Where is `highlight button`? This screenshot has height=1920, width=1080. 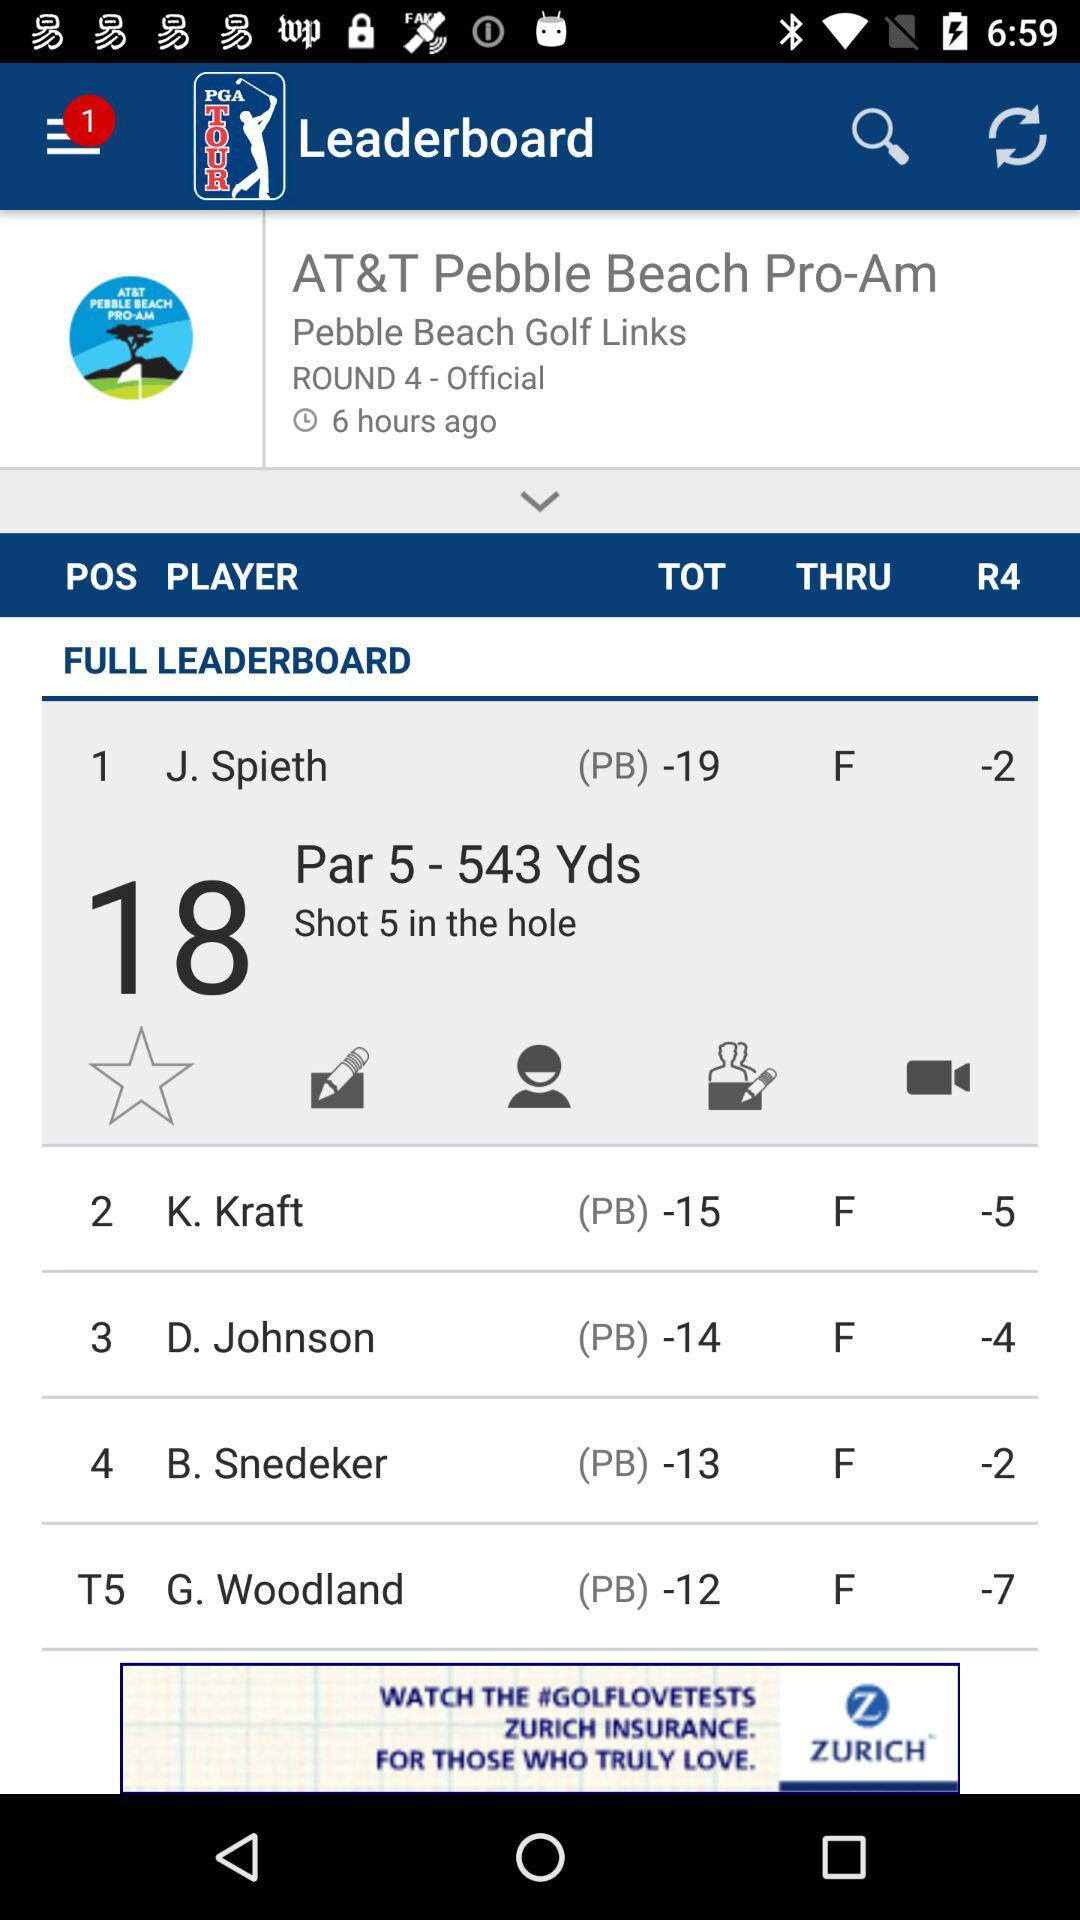 highlight button is located at coordinates (938, 1074).